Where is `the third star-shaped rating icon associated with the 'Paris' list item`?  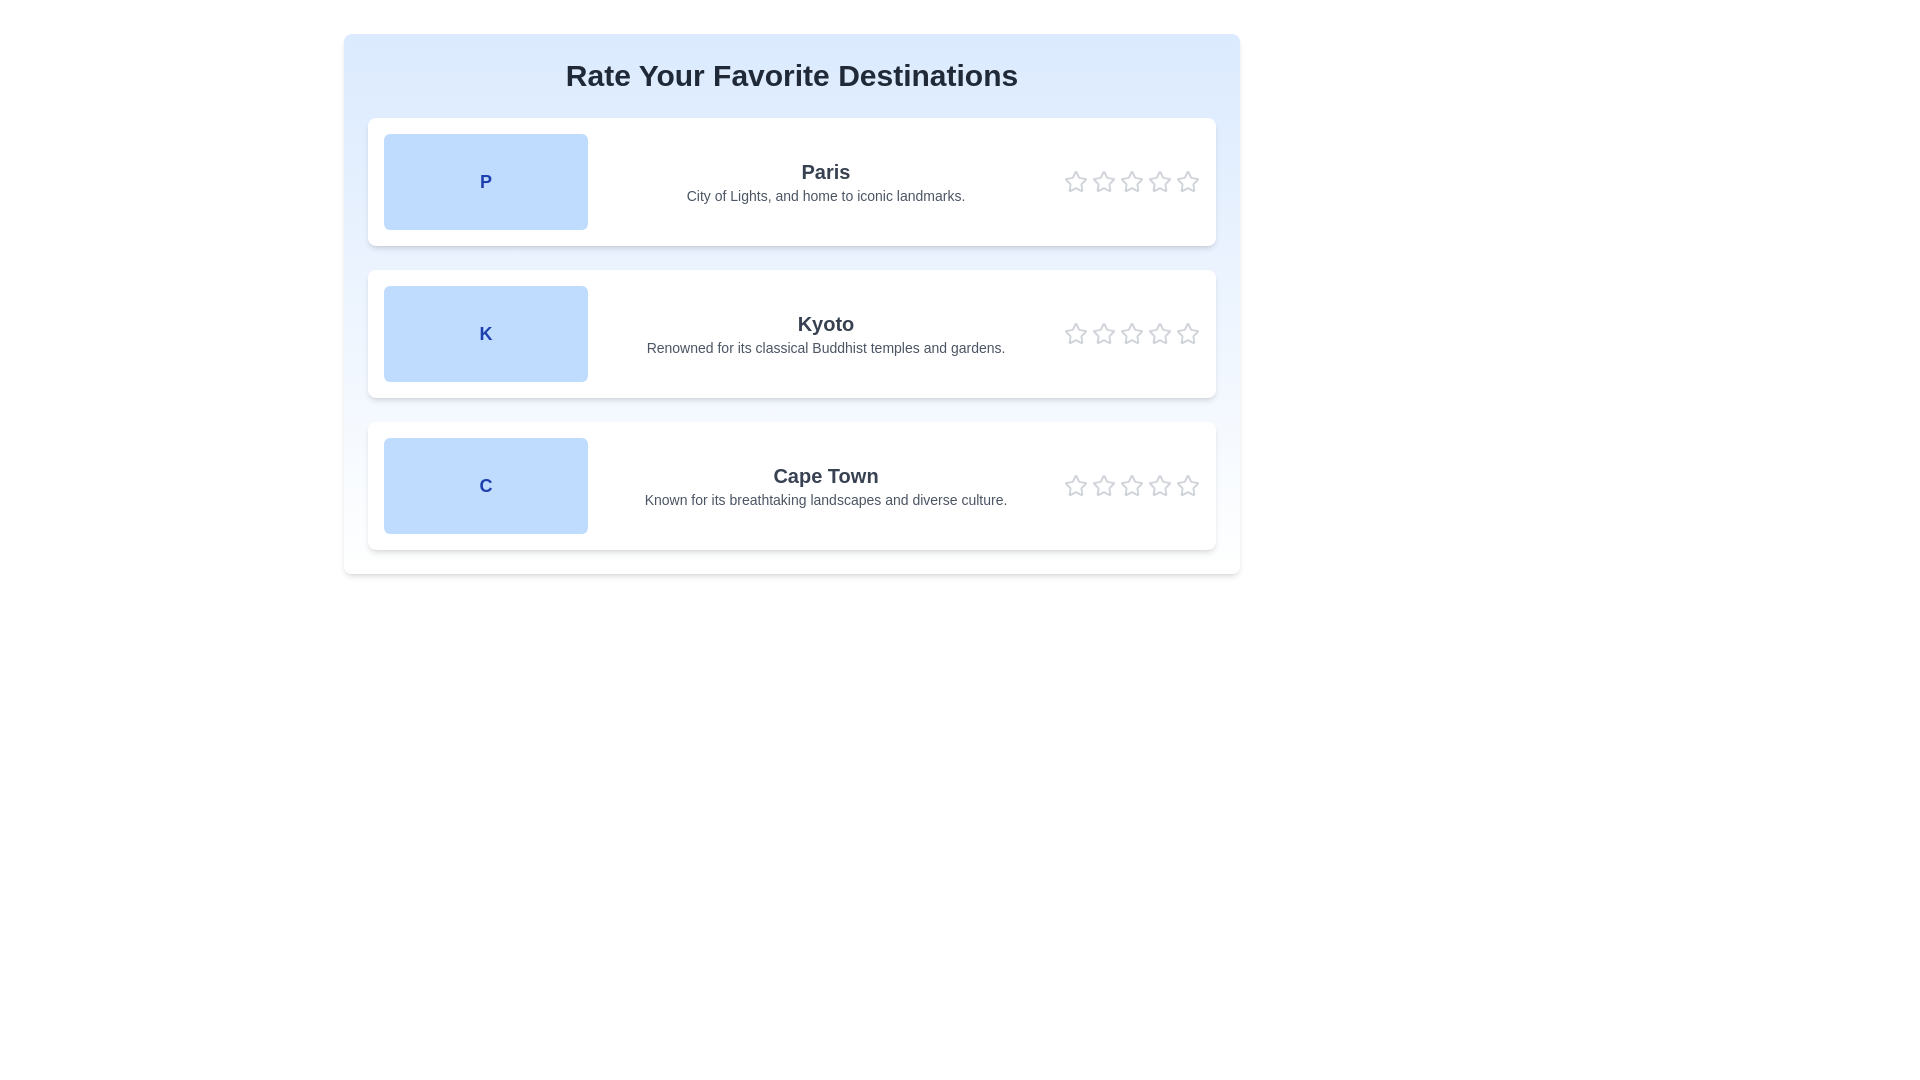
the third star-shaped rating icon associated with the 'Paris' list item is located at coordinates (1132, 181).